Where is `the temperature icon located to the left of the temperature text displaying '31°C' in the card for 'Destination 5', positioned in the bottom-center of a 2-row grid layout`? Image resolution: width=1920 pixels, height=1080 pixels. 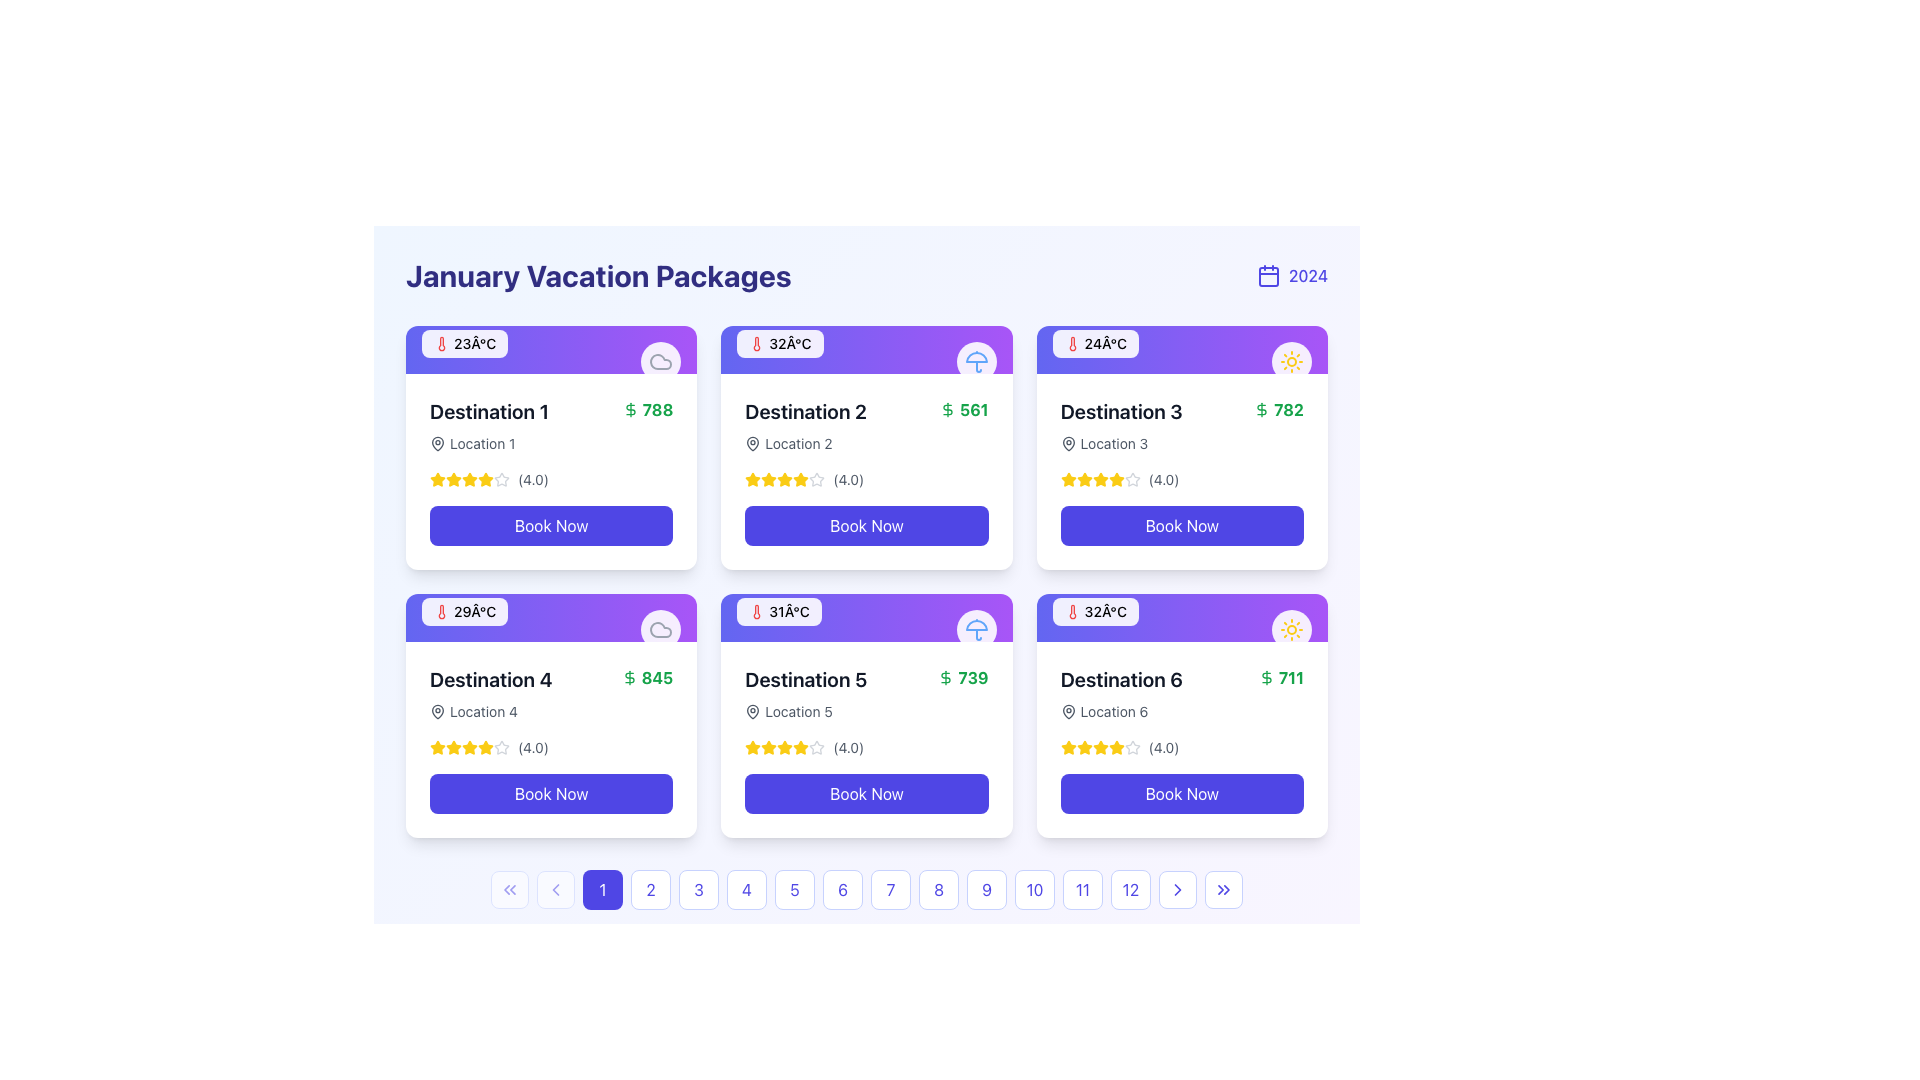 the temperature icon located to the left of the temperature text displaying '31°C' in the card for 'Destination 5', positioned in the bottom-center of a 2-row grid layout is located at coordinates (756, 611).